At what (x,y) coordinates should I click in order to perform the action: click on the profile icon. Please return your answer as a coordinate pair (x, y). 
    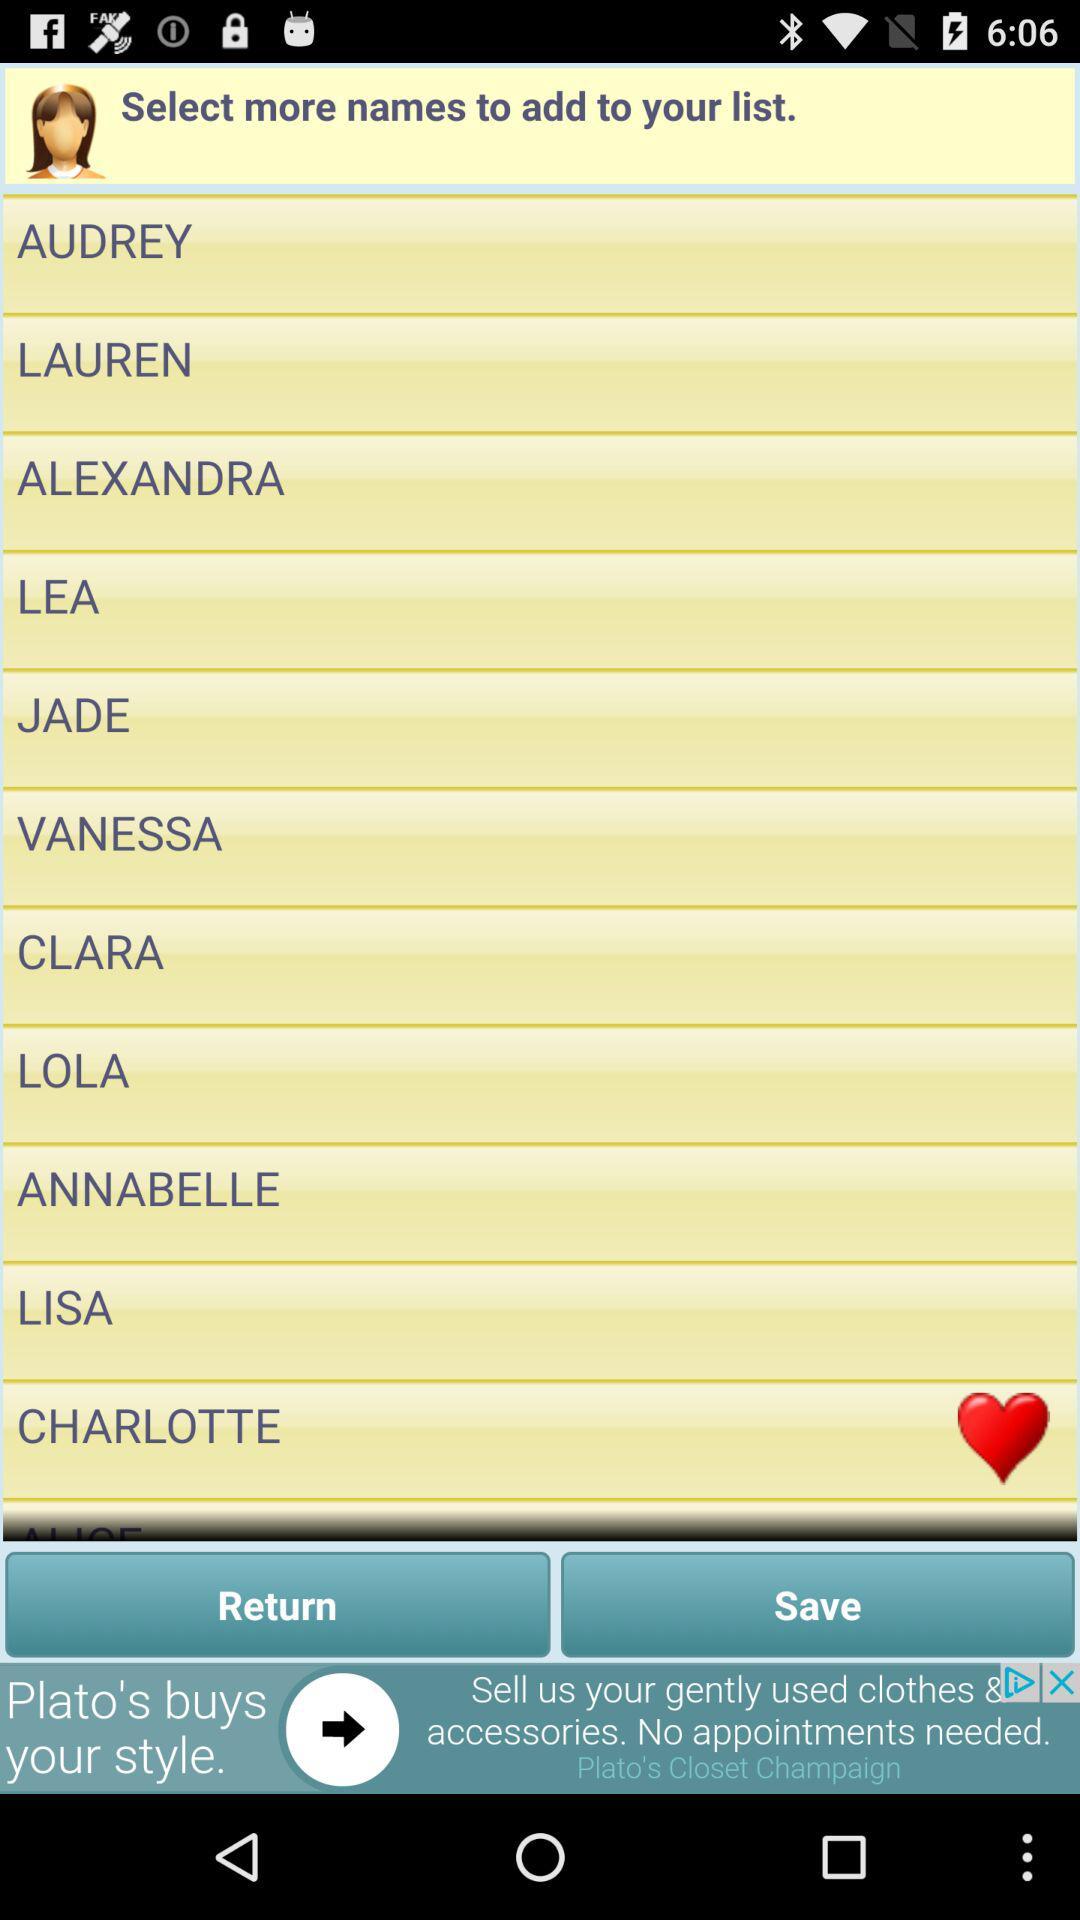
    Looking at the image, I should click on (62, 125).